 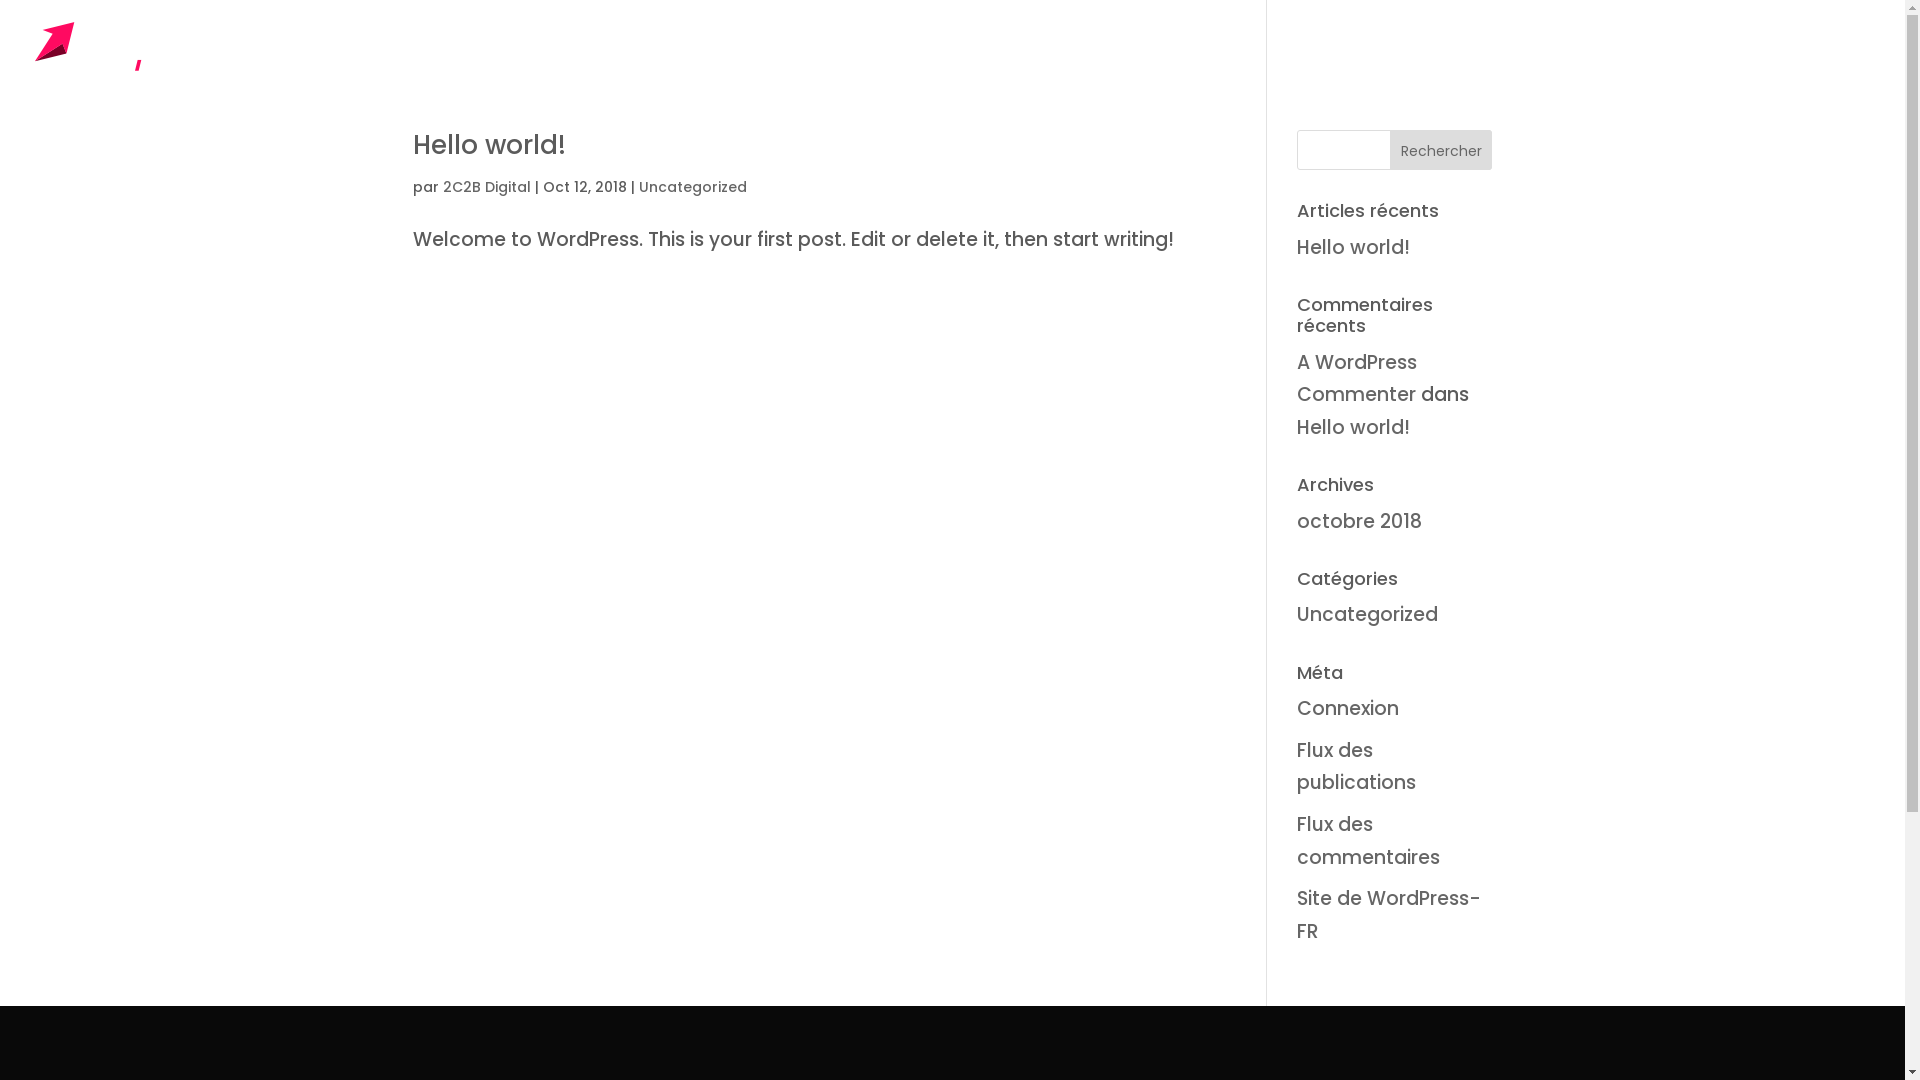 What do you see at coordinates (1296, 520) in the screenshot?
I see `'octobre 2018'` at bounding box center [1296, 520].